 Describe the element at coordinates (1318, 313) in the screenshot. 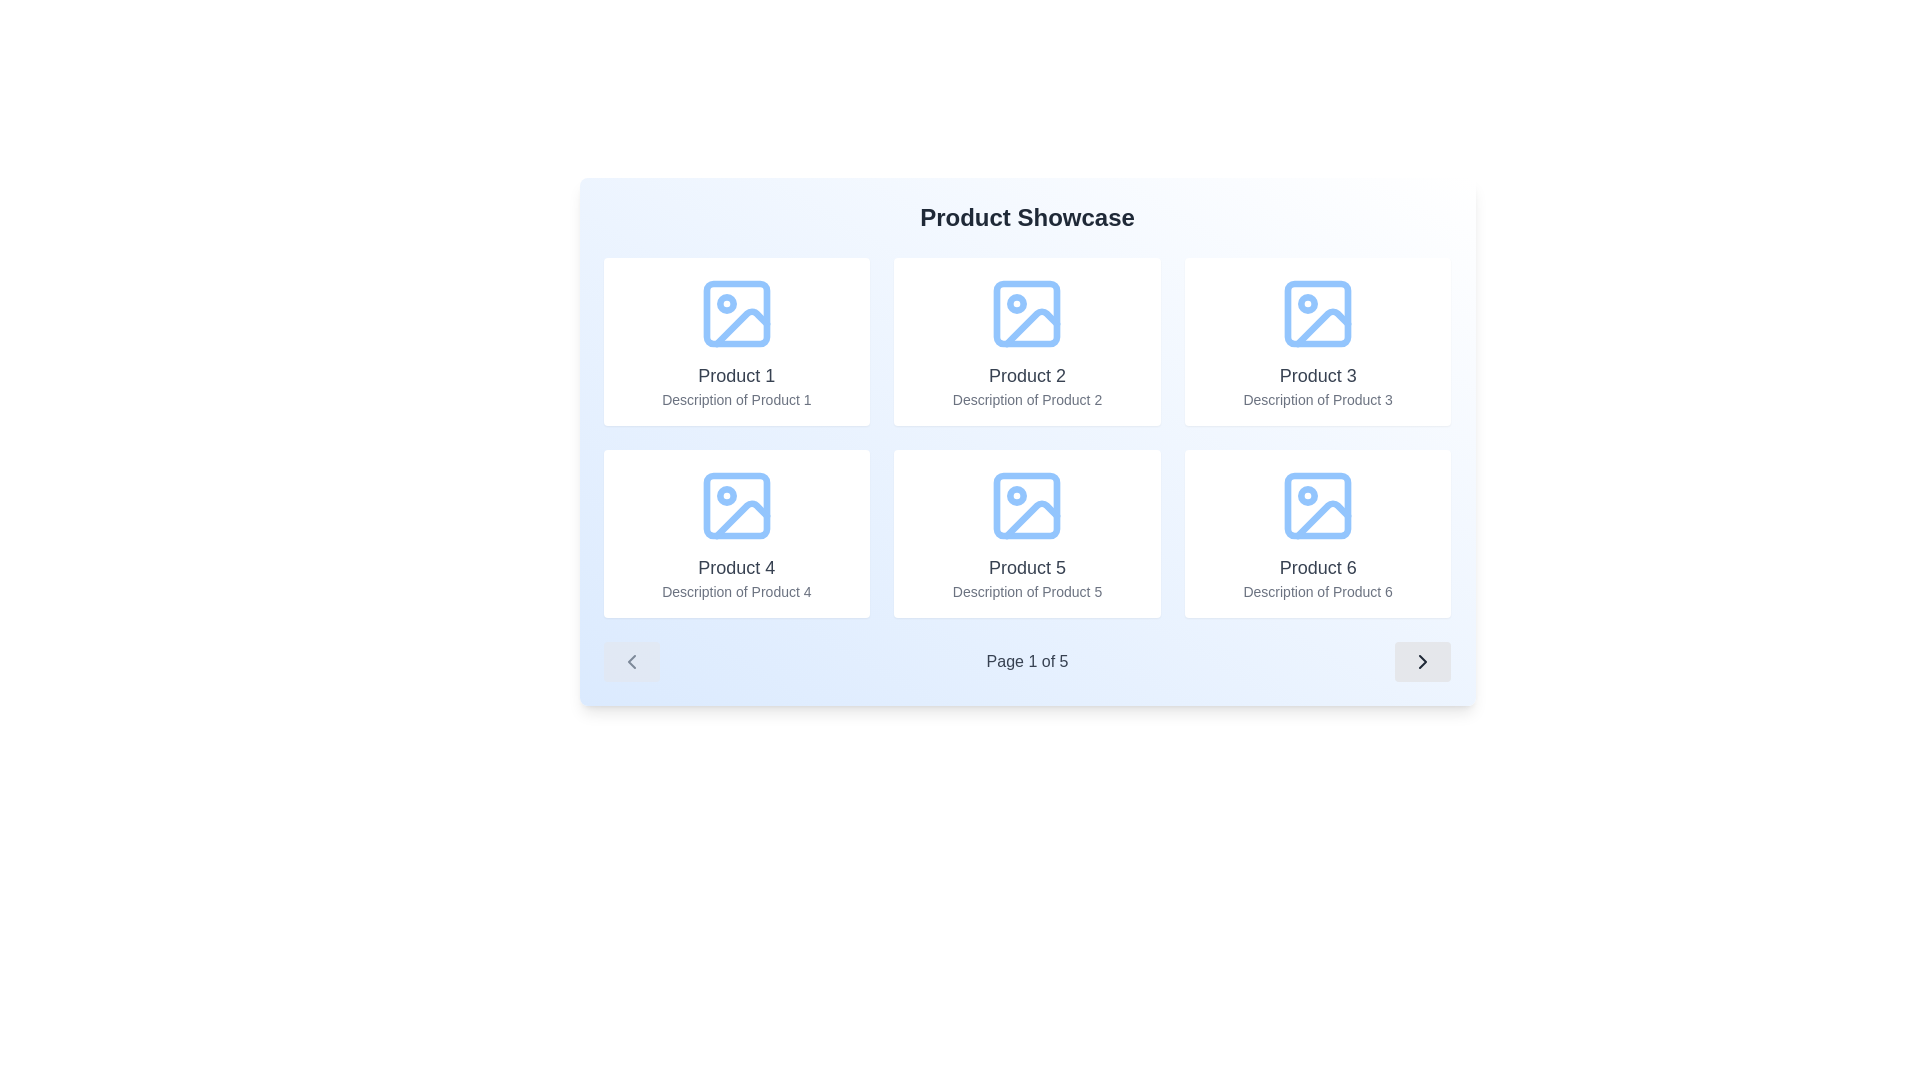

I see `the decorative image icon for 'Product 3' located in the third position of the top row in the 'Product Showcase' grid` at that location.